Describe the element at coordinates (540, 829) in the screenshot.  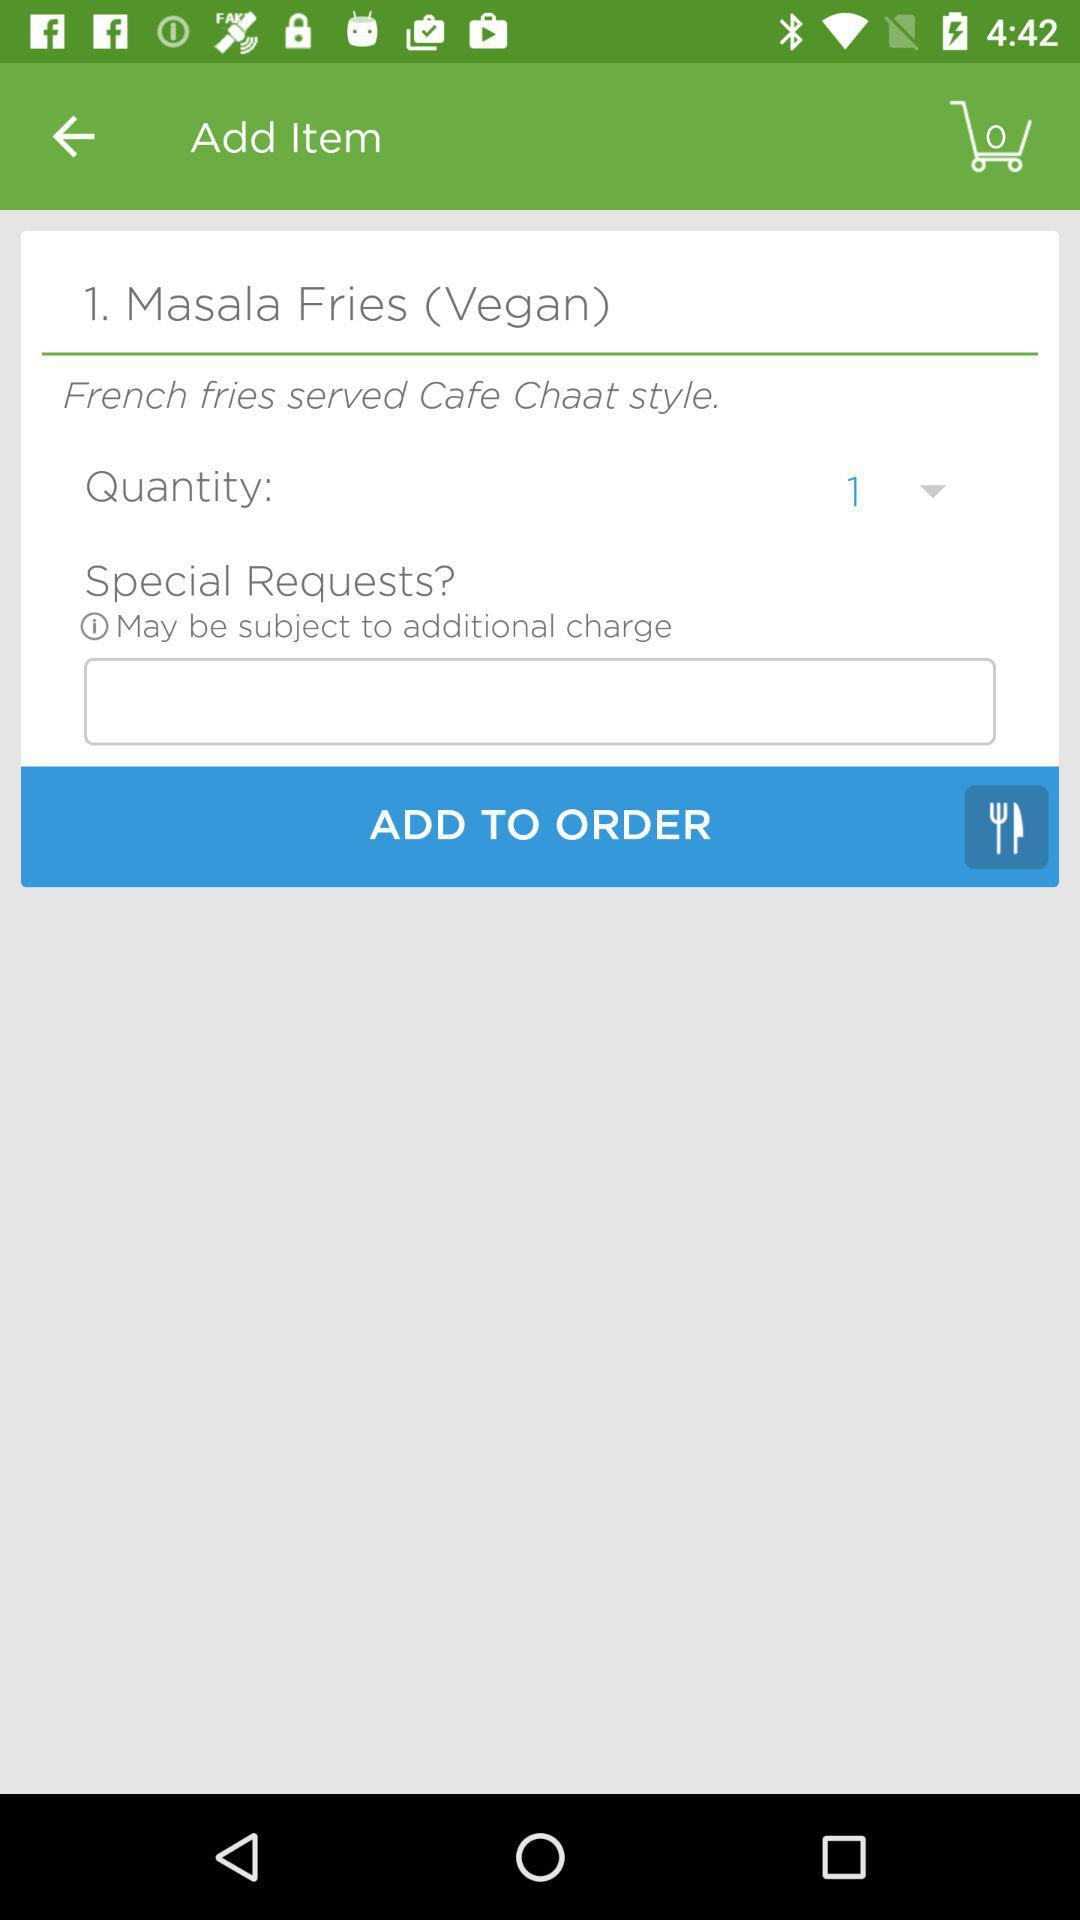
I see `add to order` at that location.